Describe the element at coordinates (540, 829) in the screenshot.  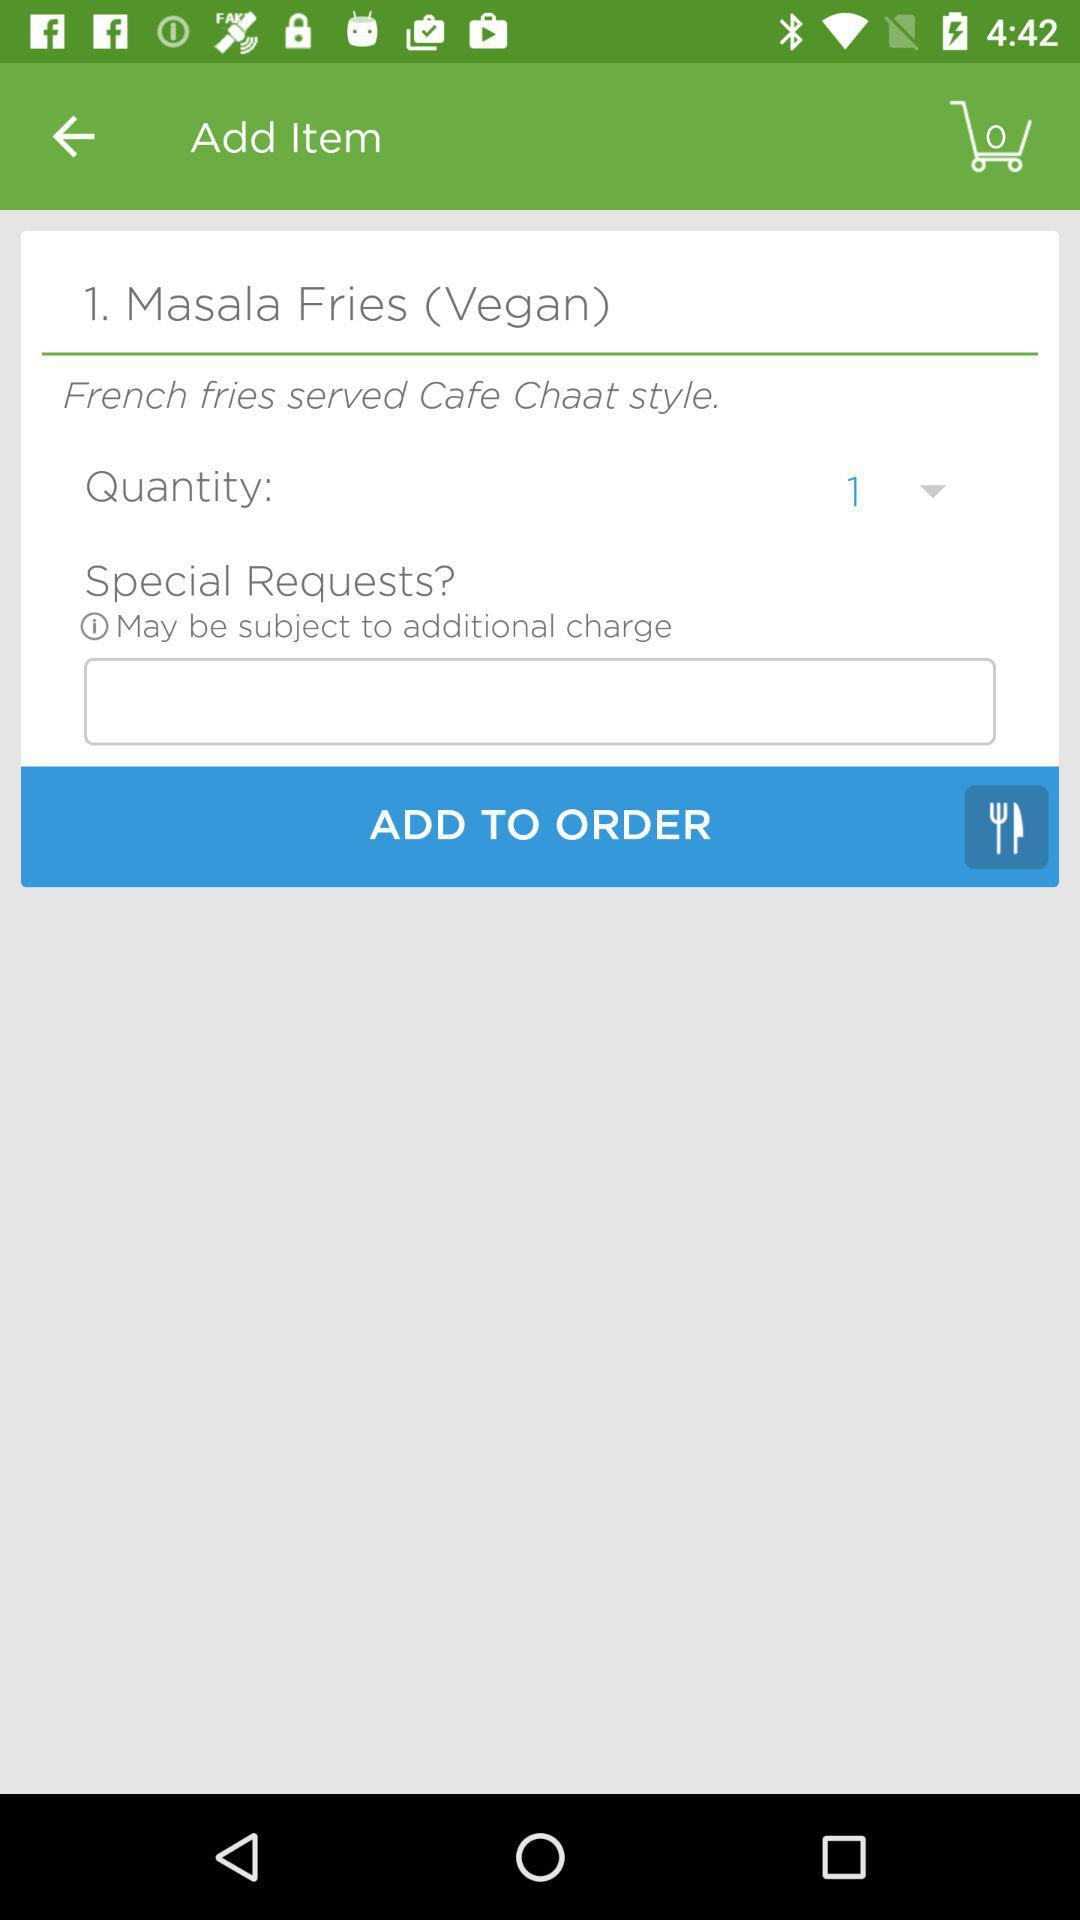
I see `add to order` at that location.